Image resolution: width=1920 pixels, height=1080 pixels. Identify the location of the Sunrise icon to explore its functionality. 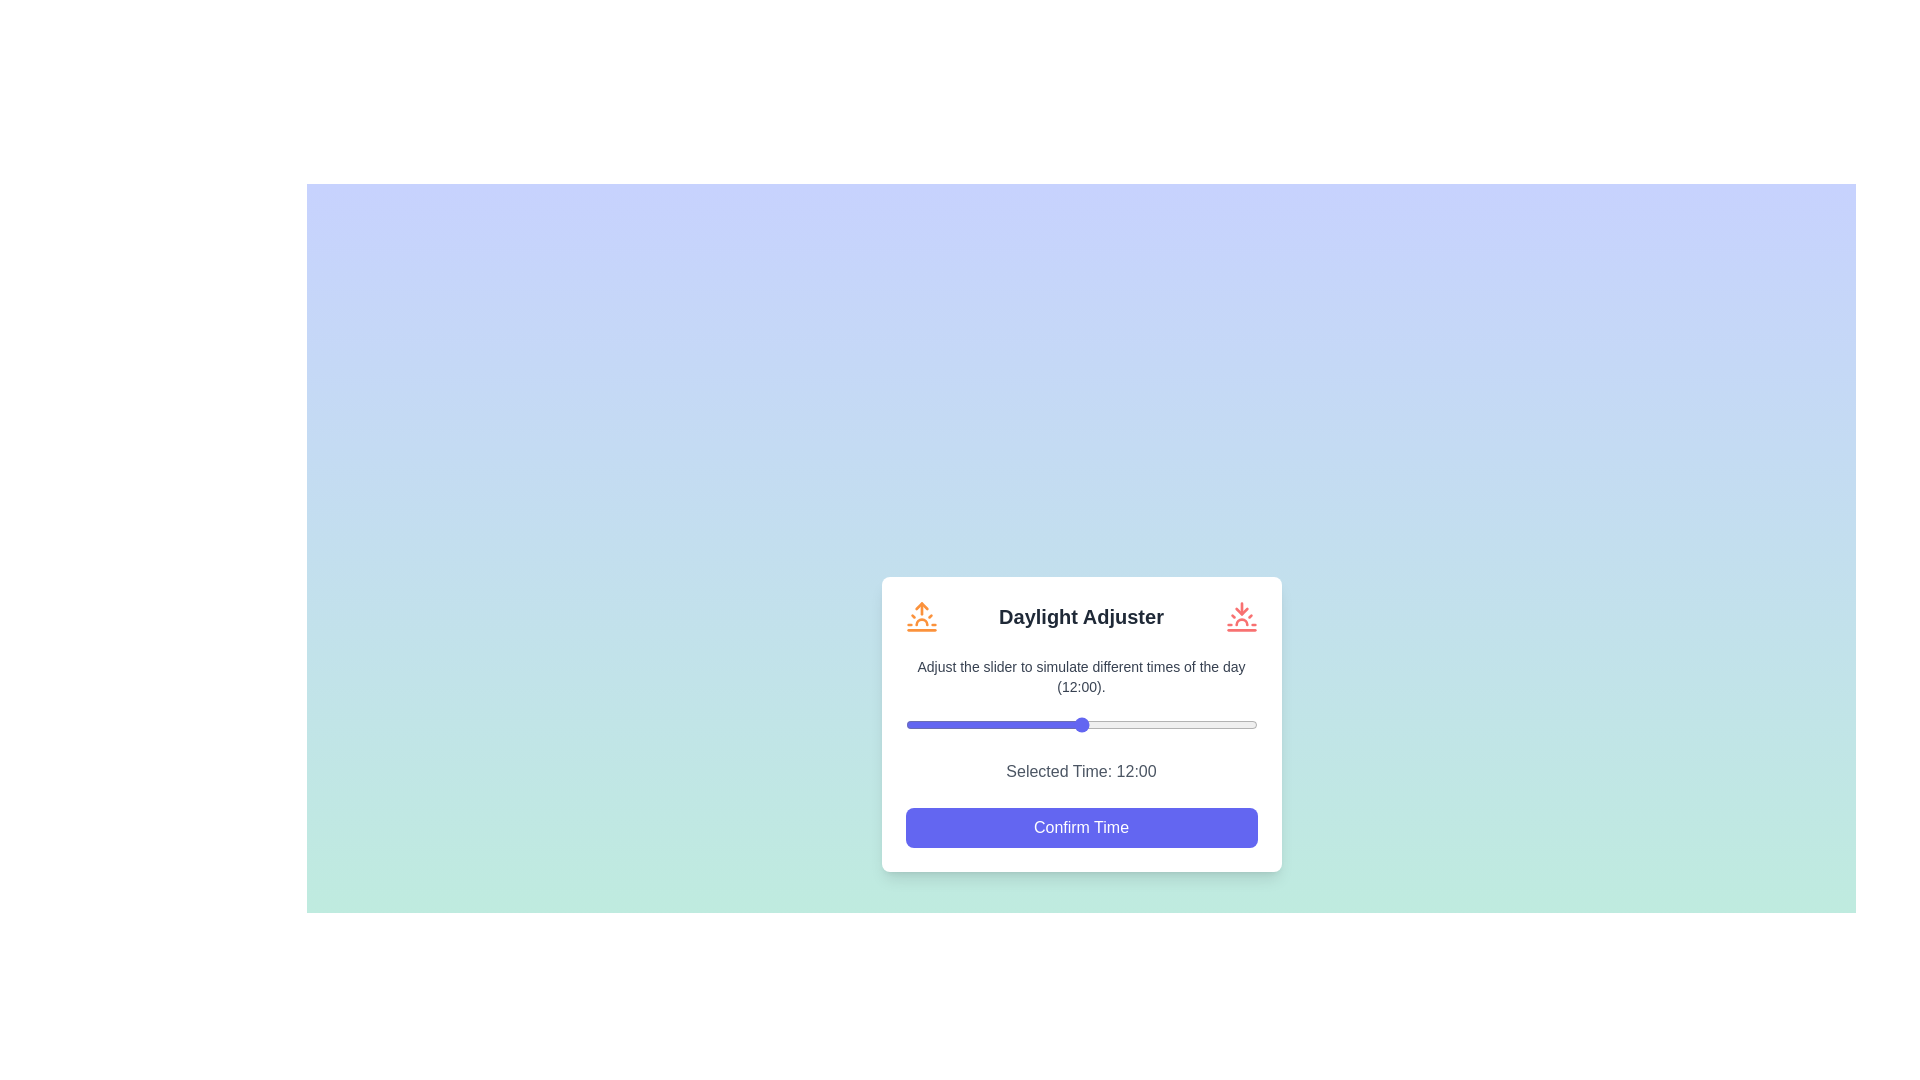
(920, 615).